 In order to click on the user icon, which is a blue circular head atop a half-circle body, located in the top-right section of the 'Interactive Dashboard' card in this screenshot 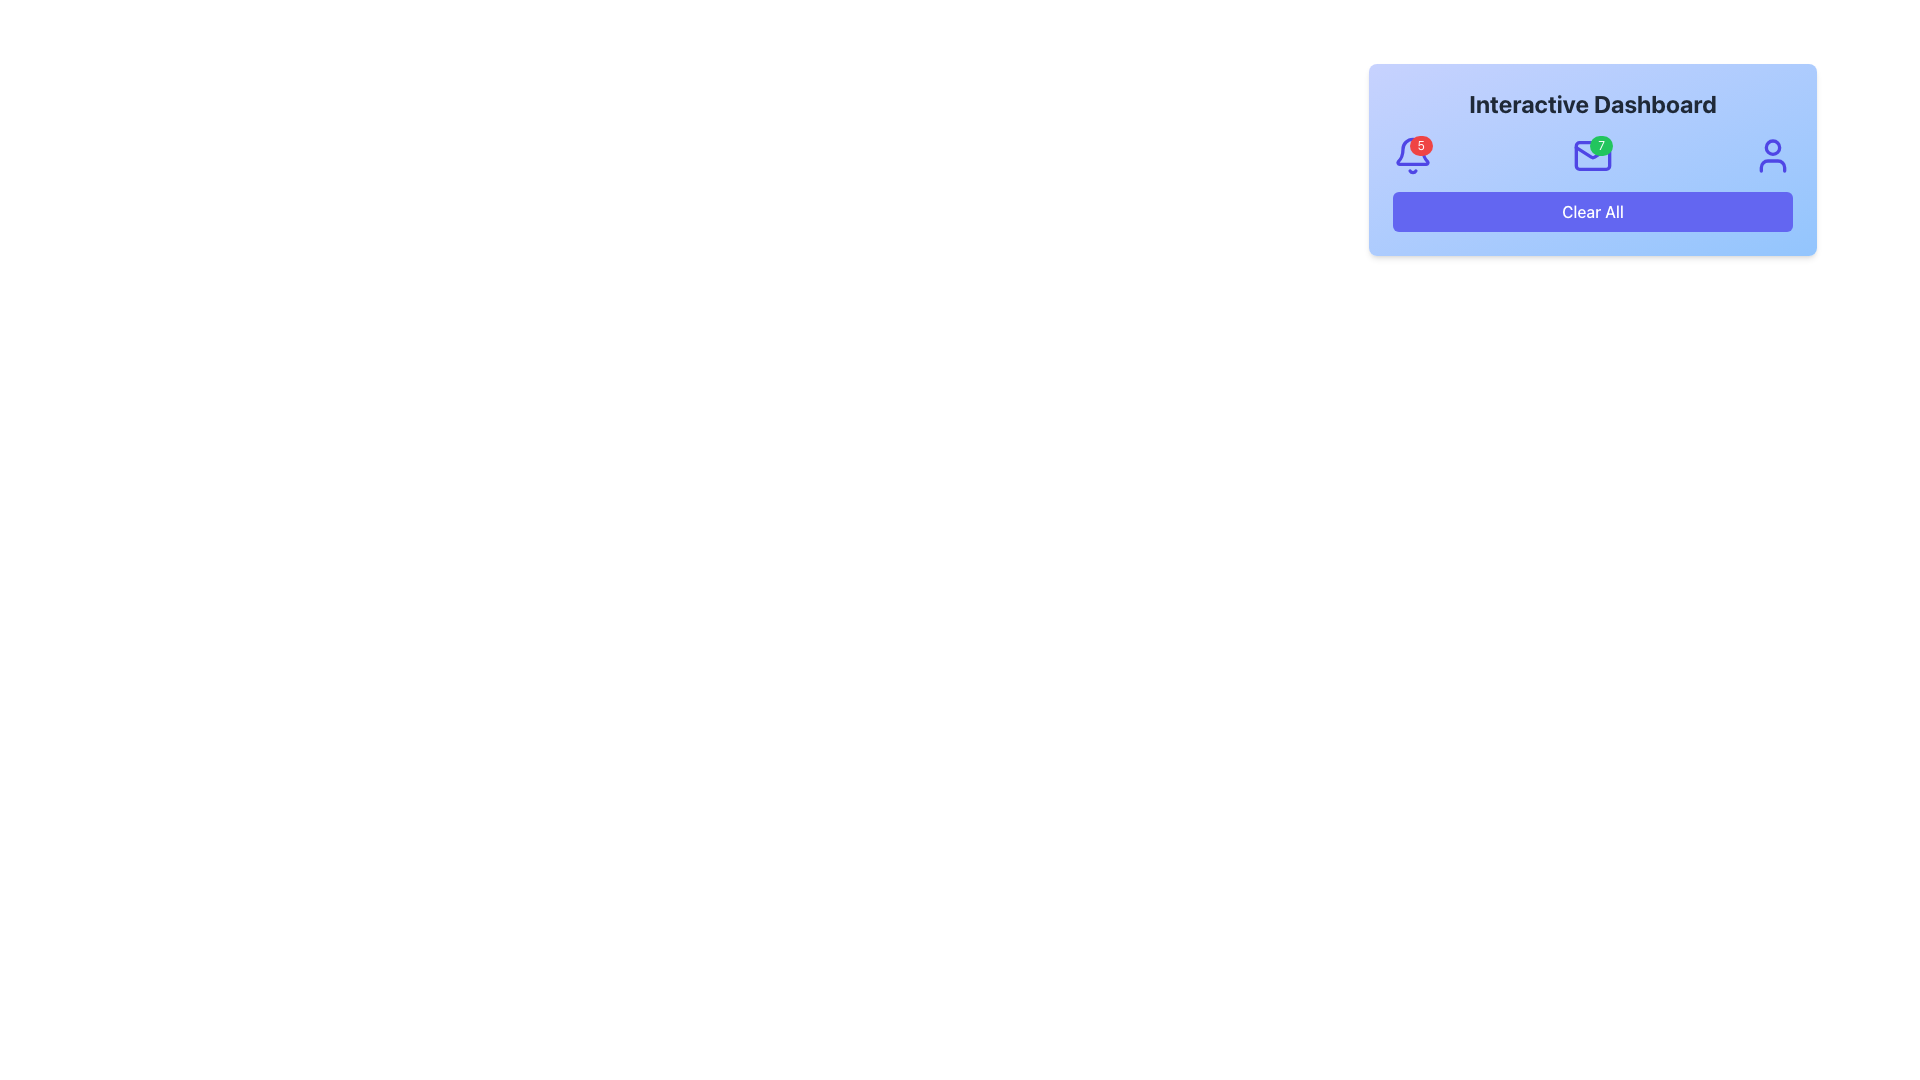, I will do `click(1772, 154)`.